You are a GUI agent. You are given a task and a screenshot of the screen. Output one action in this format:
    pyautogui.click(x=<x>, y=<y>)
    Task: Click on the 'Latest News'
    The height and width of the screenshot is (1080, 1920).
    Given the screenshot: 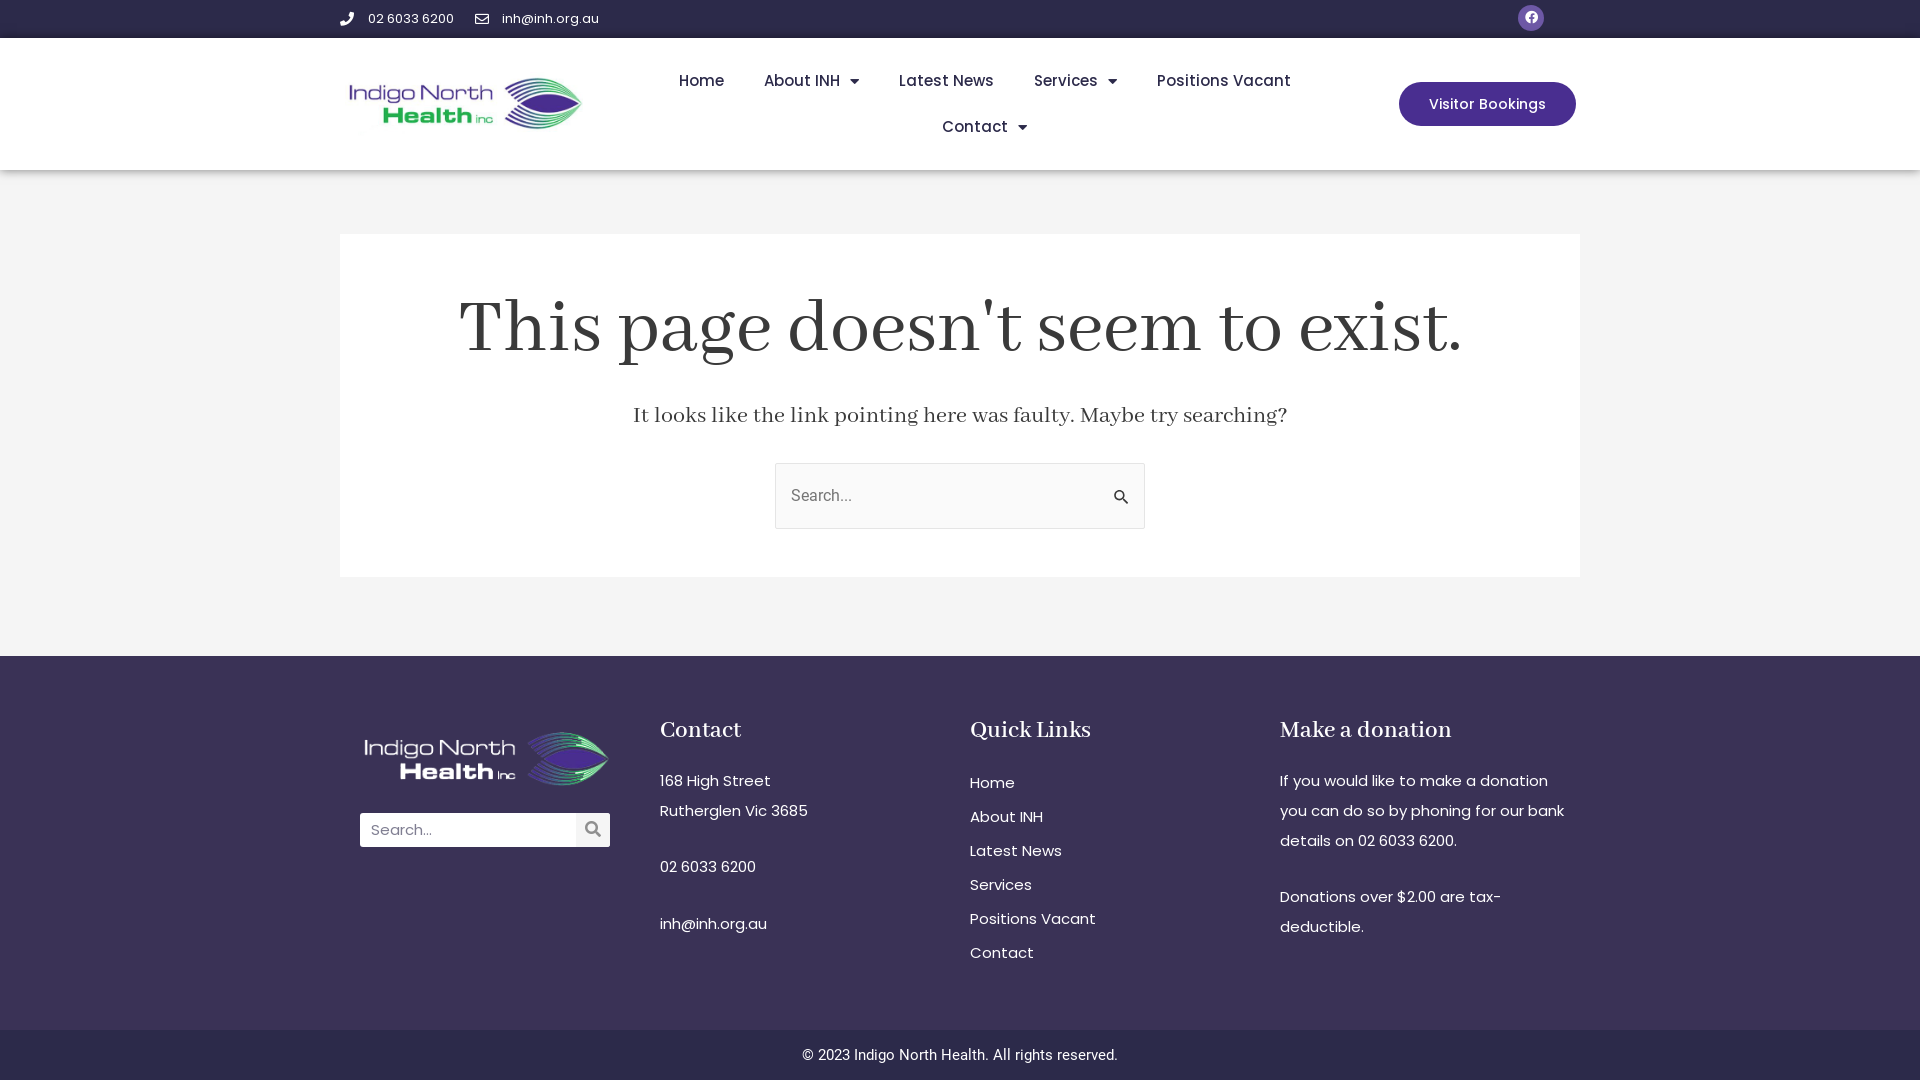 What is the action you would take?
    pyautogui.click(x=1113, y=851)
    